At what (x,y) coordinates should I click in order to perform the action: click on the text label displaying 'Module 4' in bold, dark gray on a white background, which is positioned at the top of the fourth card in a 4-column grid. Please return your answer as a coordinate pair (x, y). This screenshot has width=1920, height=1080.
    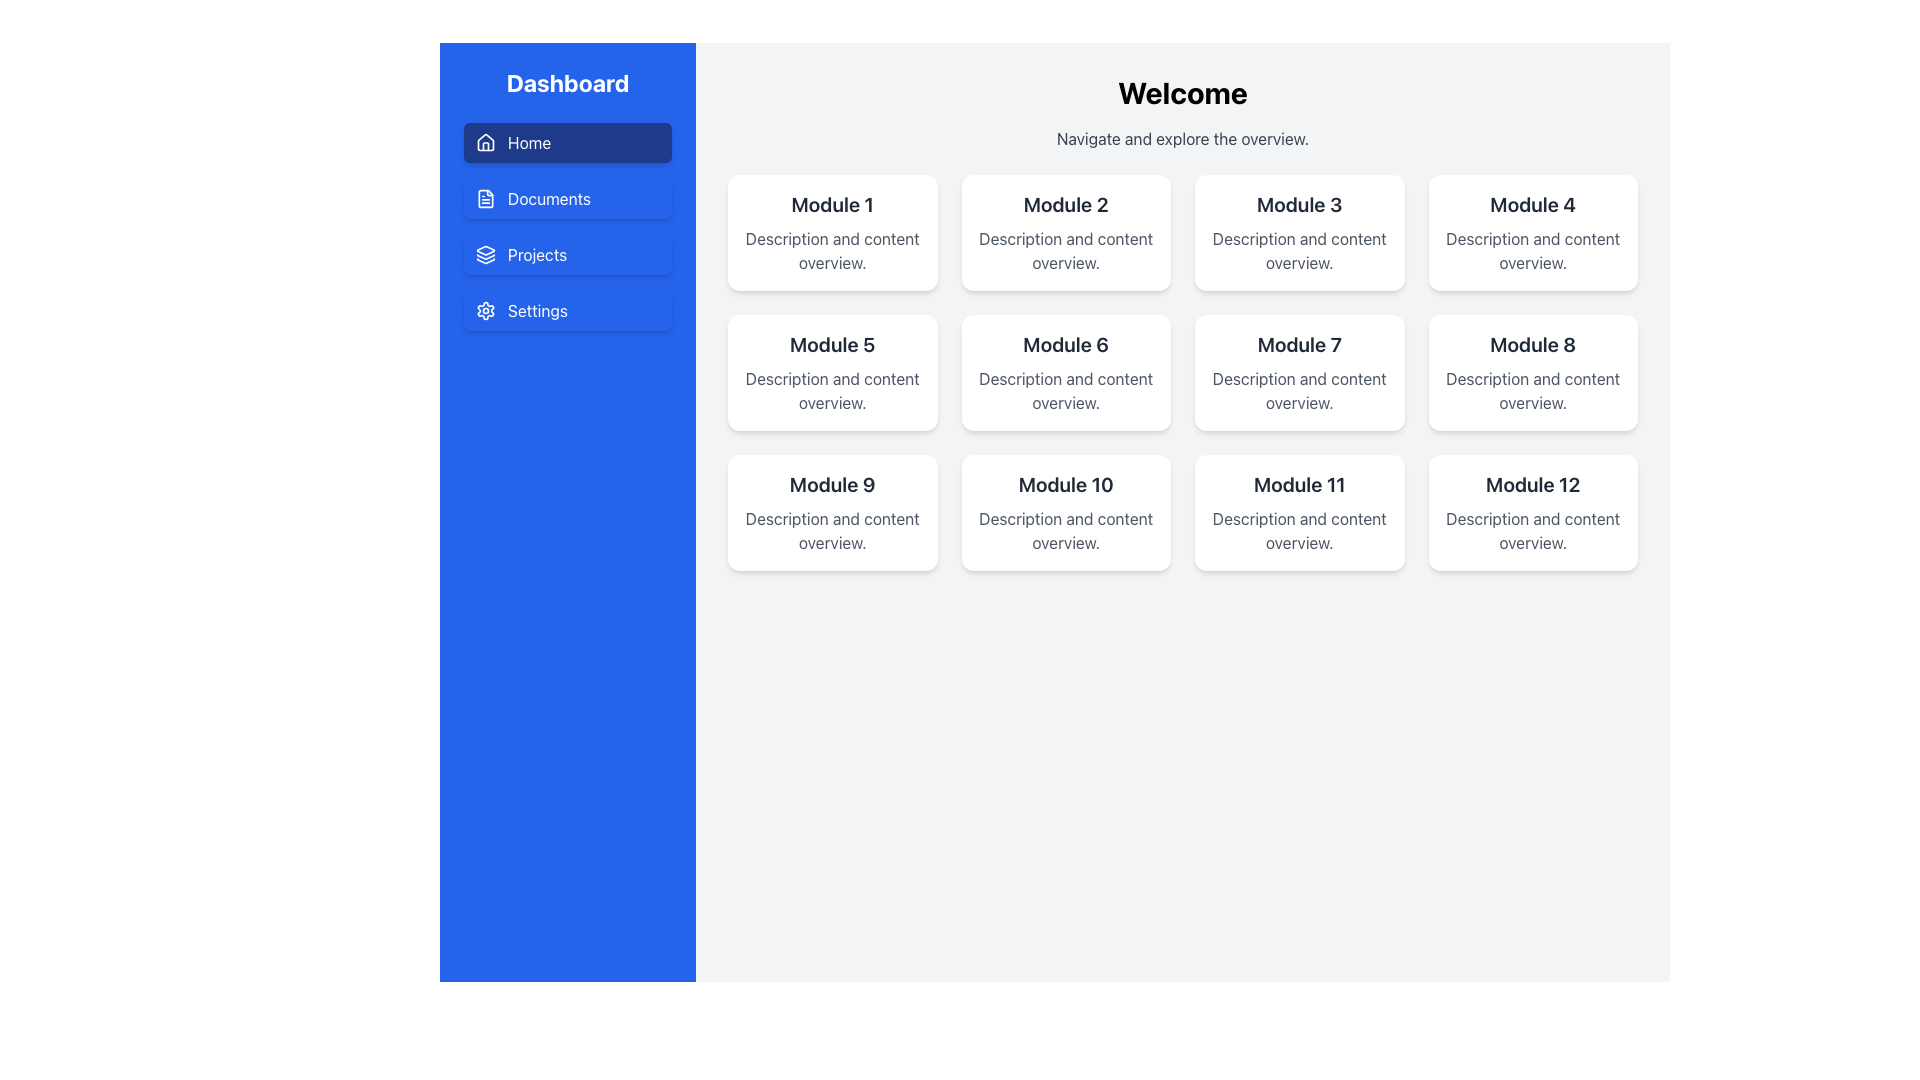
    Looking at the image, I should click on (1532, 204).